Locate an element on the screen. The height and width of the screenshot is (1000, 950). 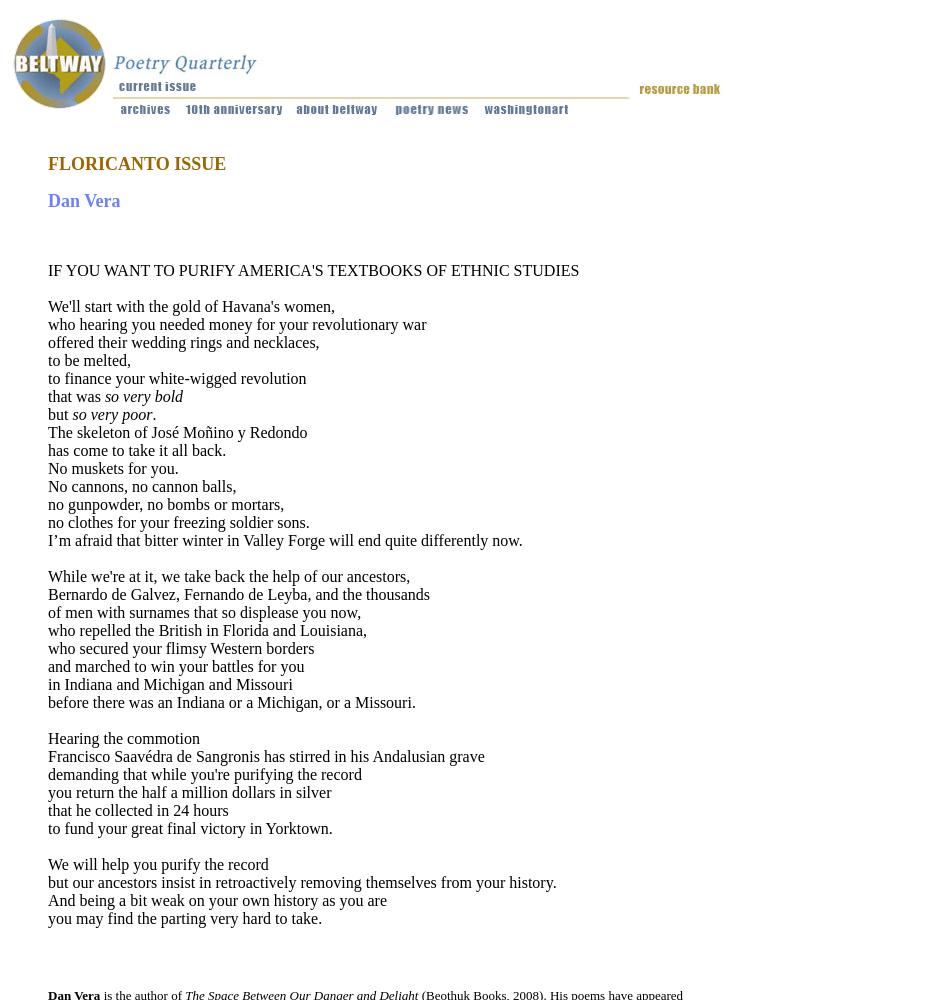
'Classes/' is located at coordinates (699, 133).